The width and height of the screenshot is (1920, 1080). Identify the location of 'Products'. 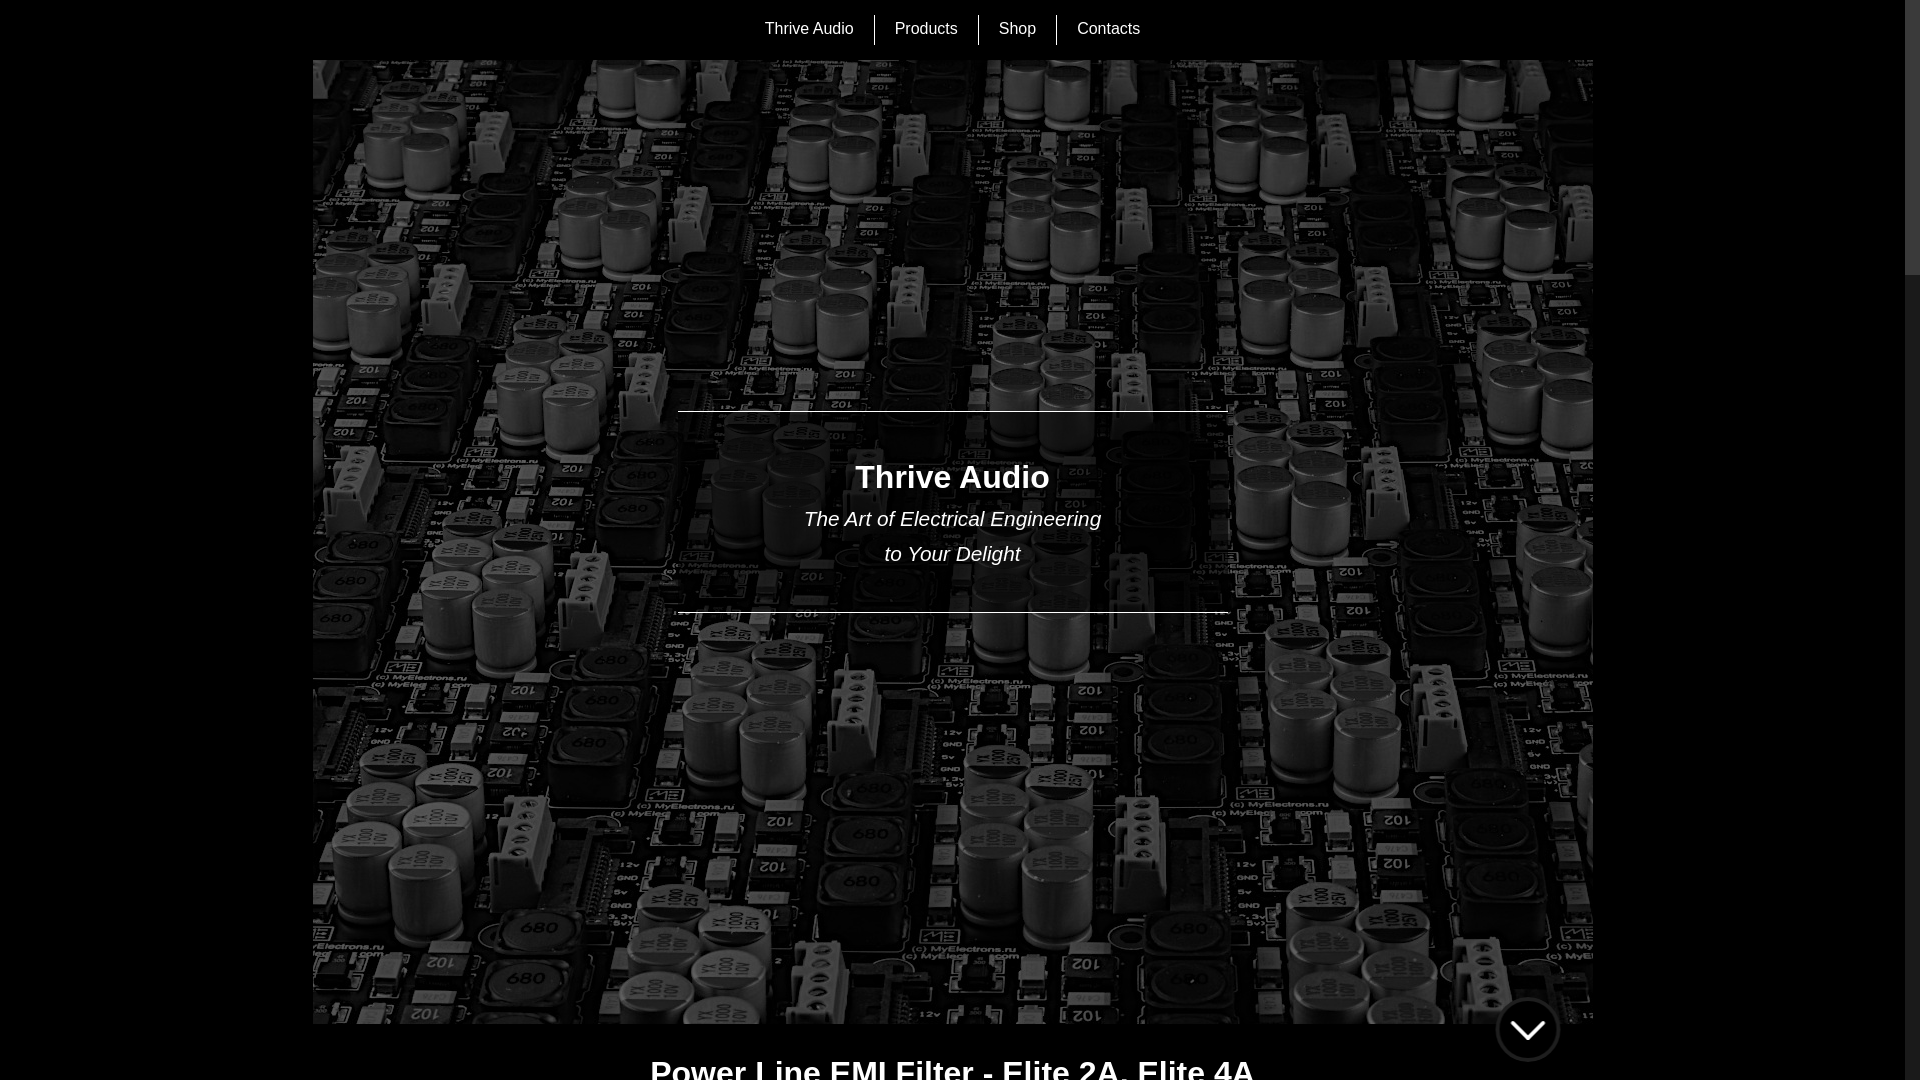
(893, 30).